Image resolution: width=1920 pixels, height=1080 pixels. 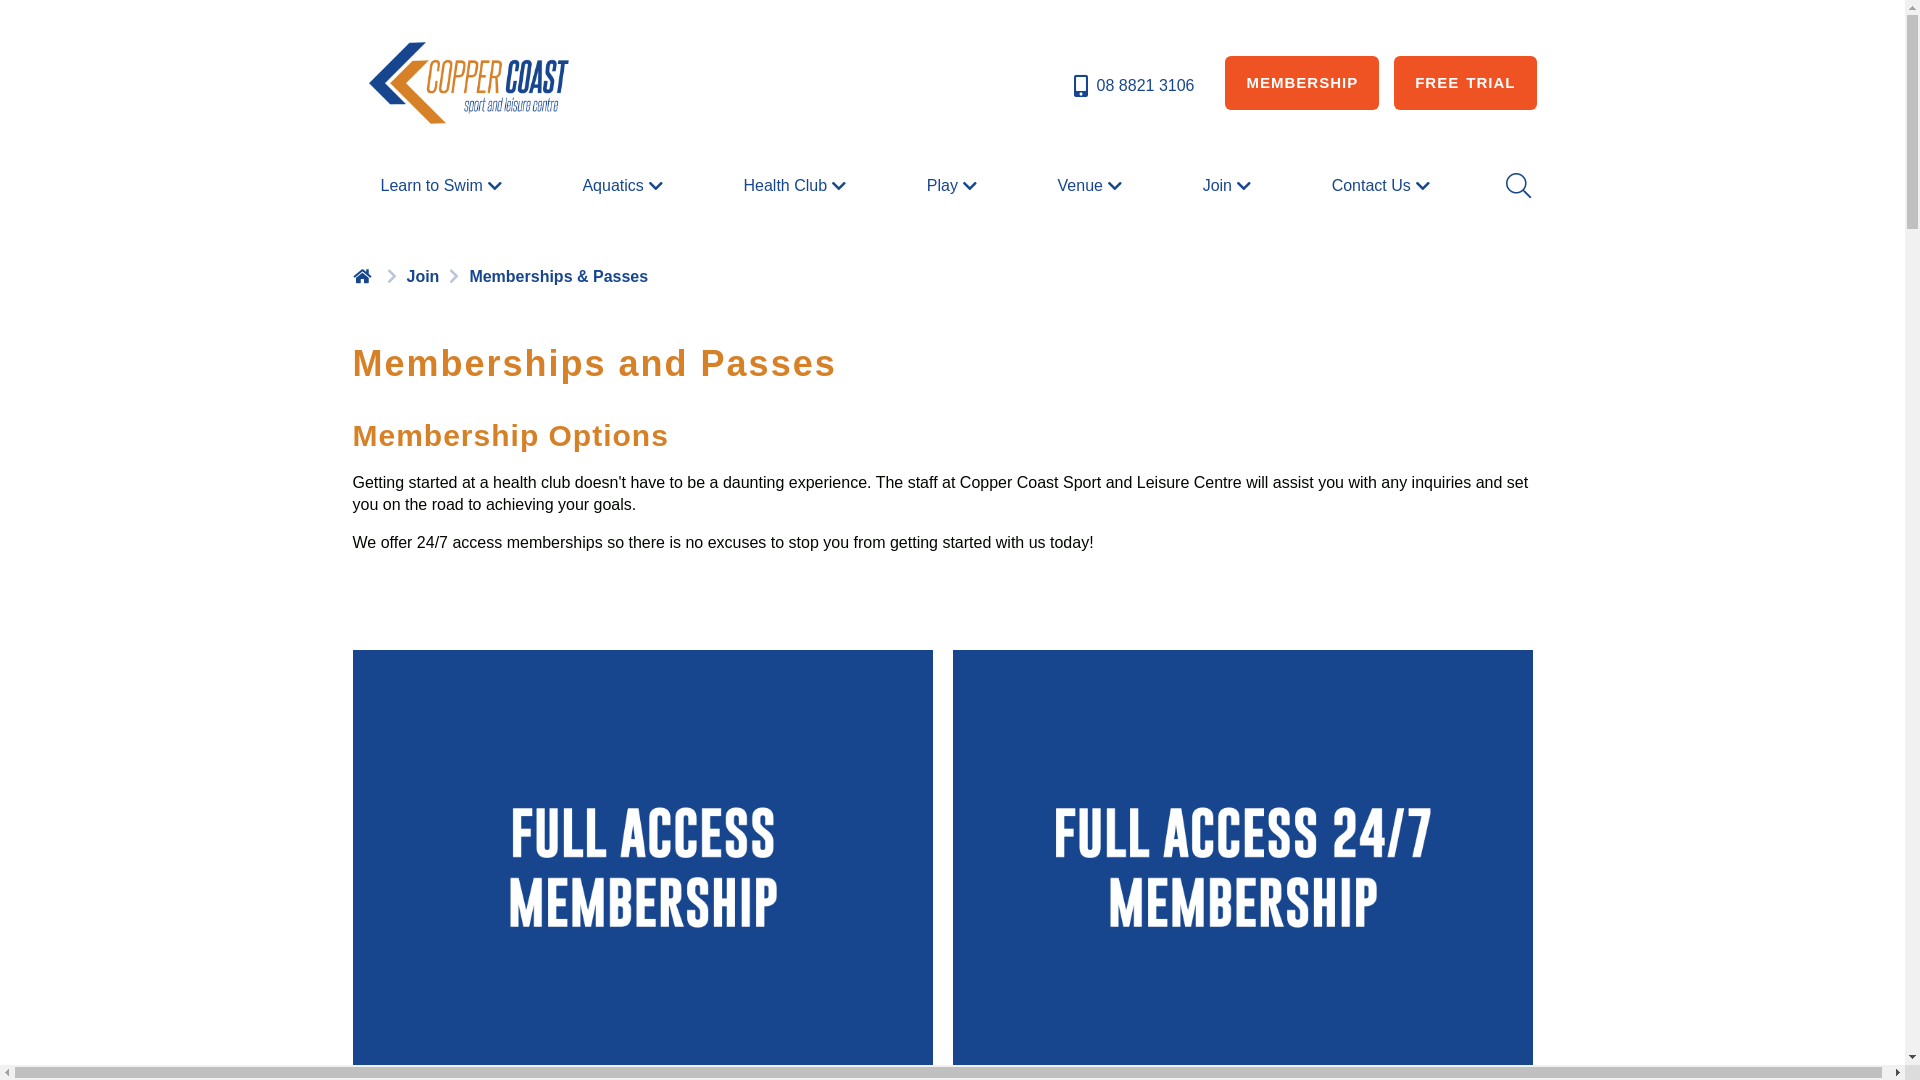 I want to click on 'Aquatics', so click(x=623, y=185).